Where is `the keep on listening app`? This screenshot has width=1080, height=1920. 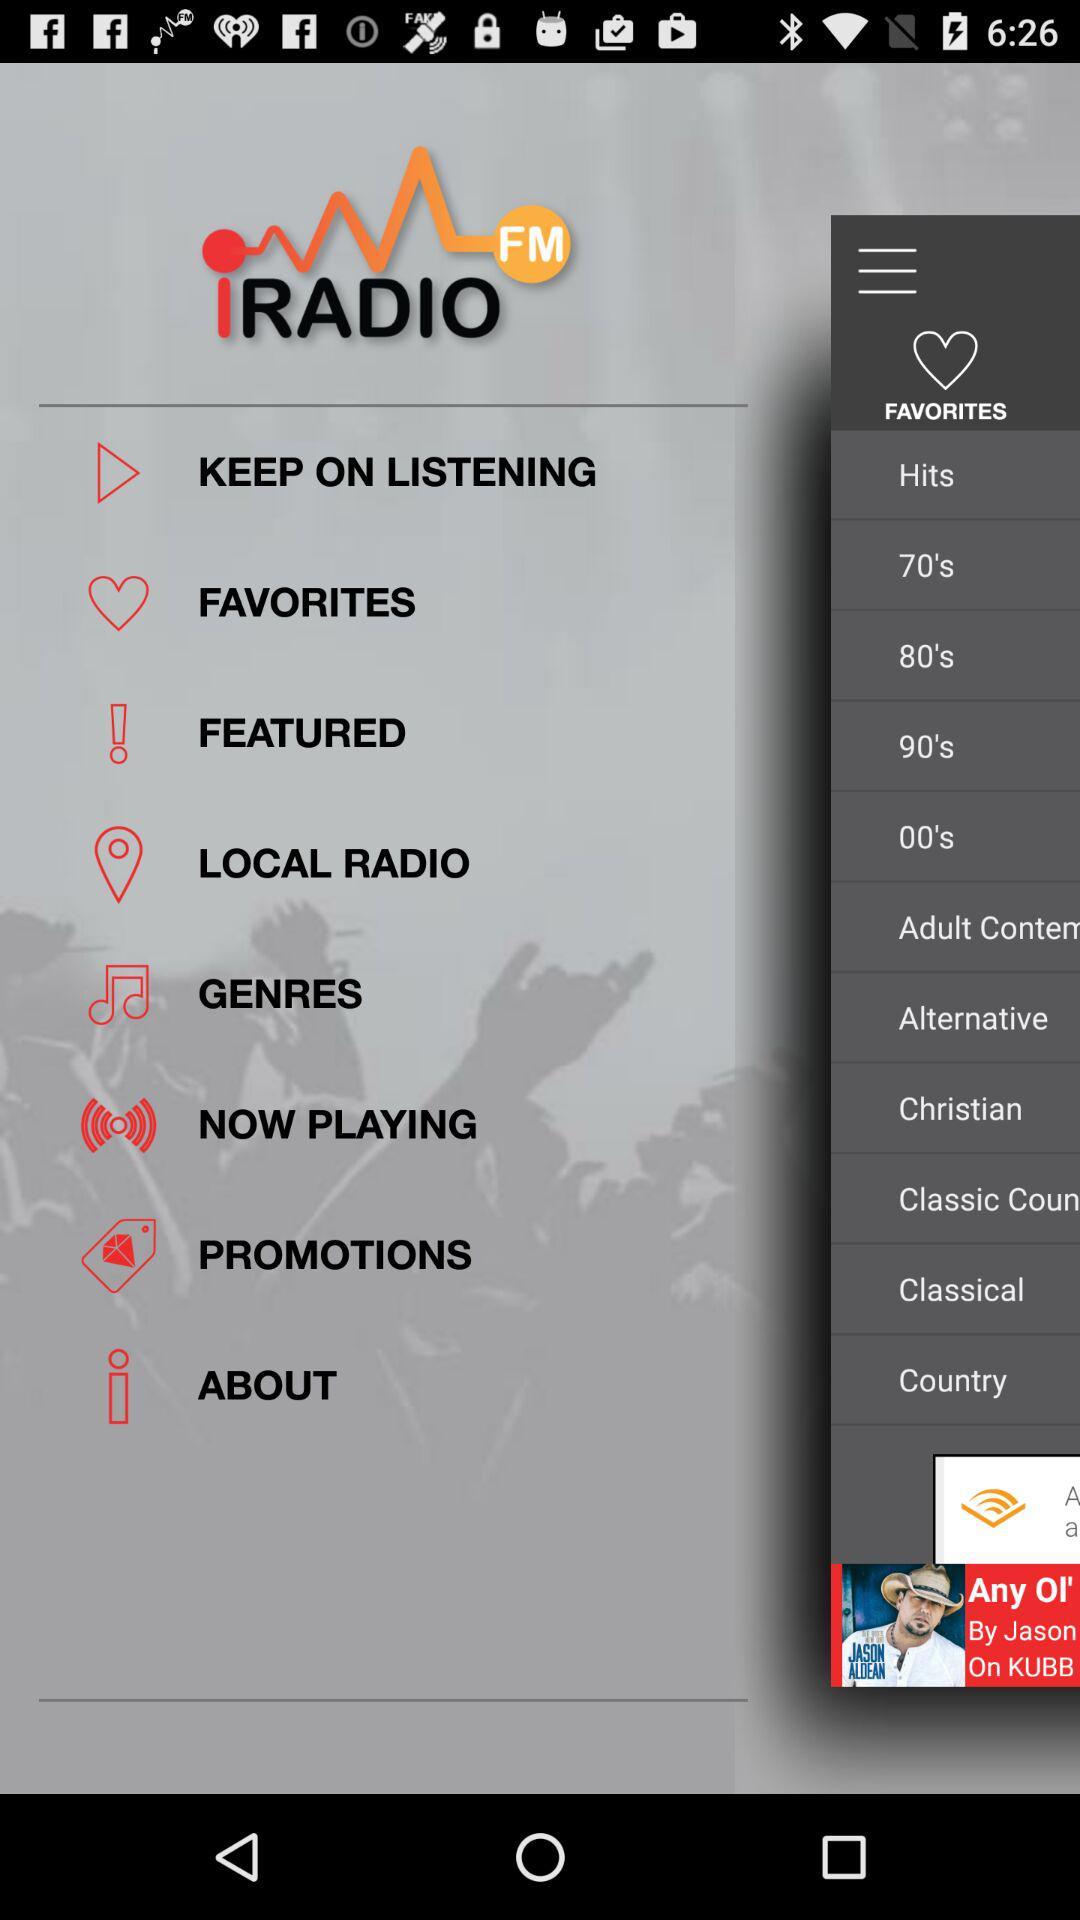
the keep on listening app is located at coordinates (466, 471).